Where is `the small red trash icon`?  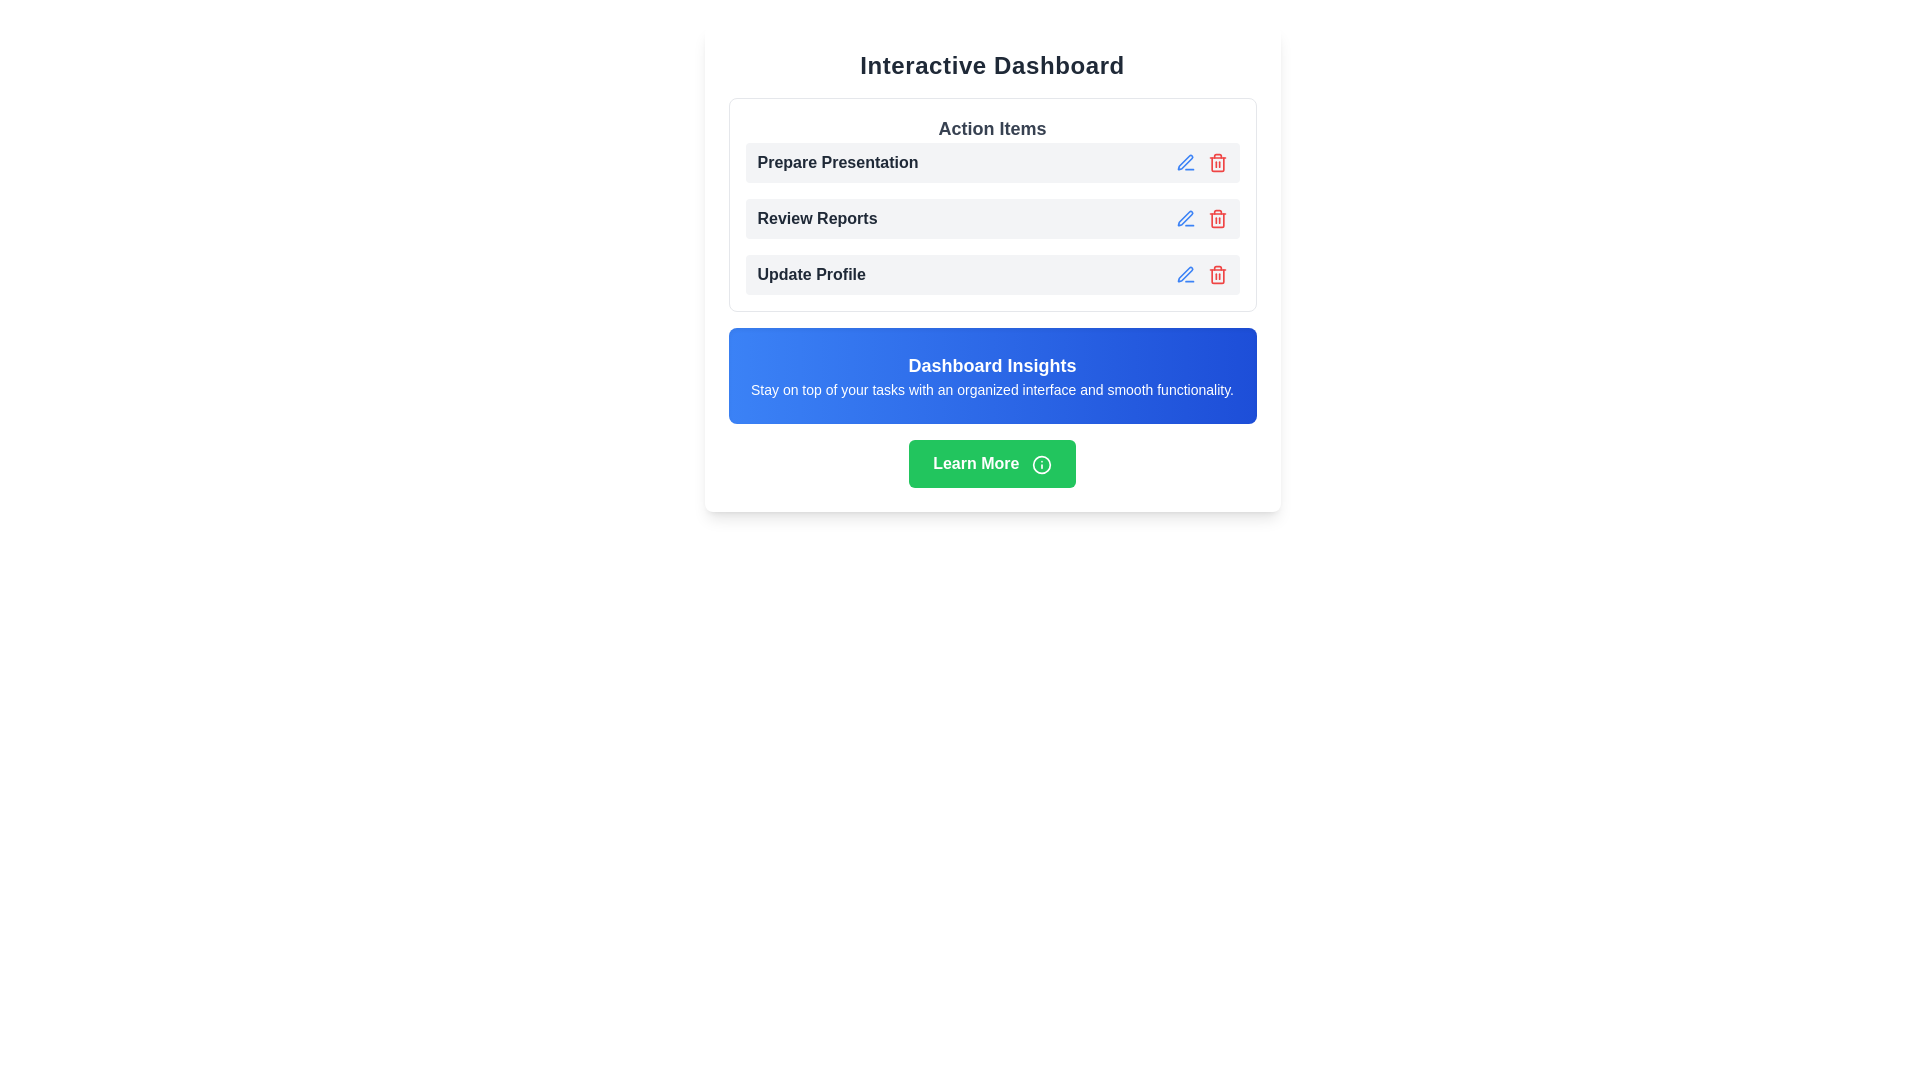
the small red trash icon is located at coordinates (1216, 274).